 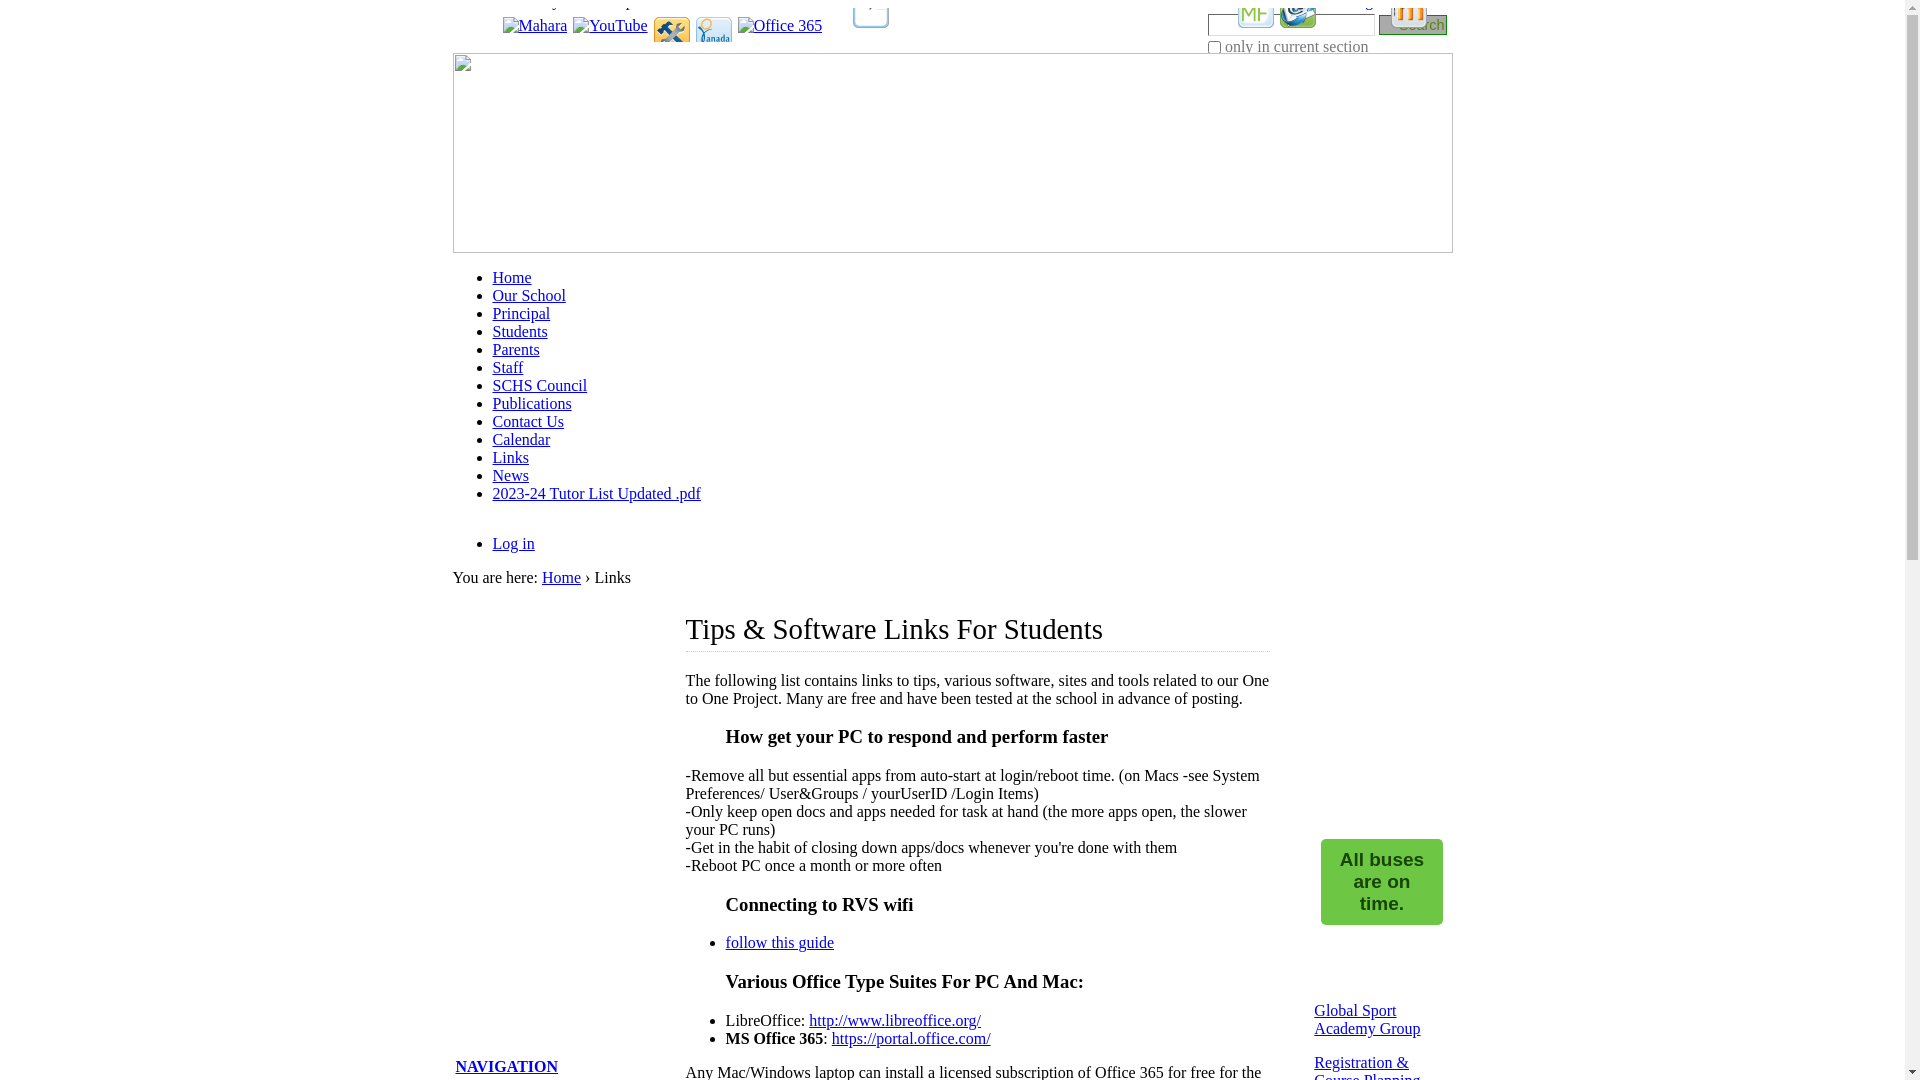 I want to click on 'follow this guide', so click(x=778, y=942).